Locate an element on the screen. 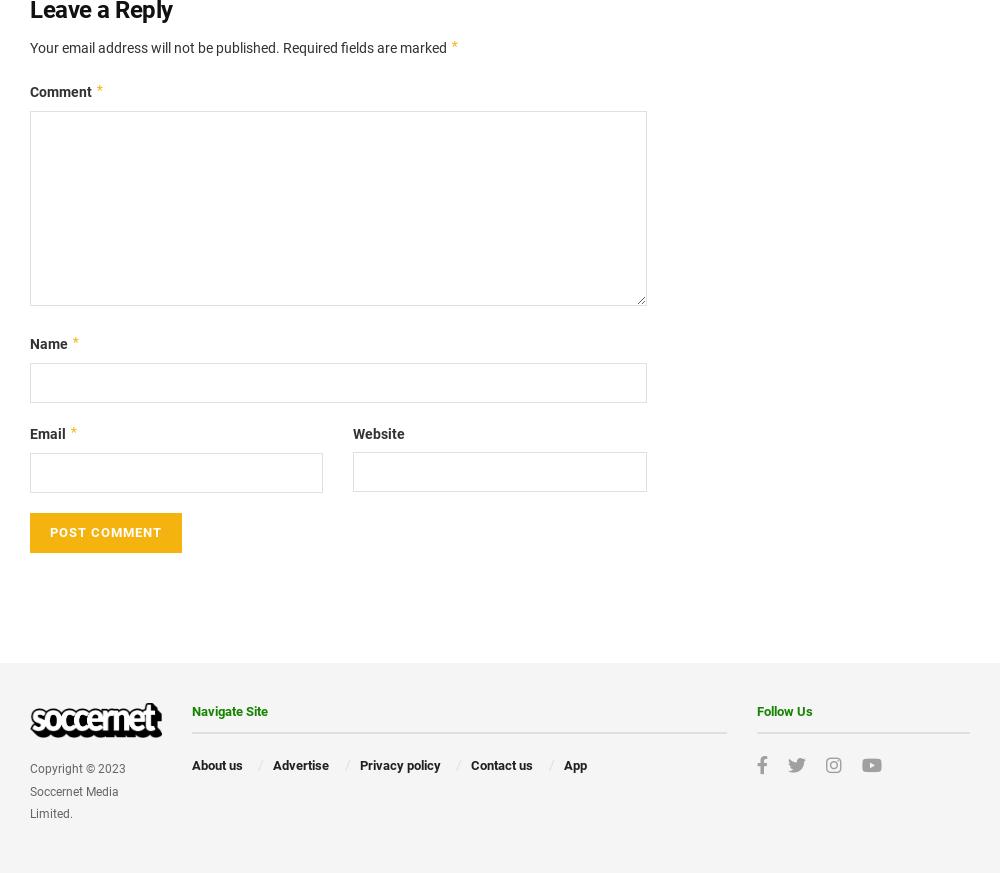 Image resolution: width=1000 pixels, height=873 pixels. 'Copyright © 2023 Soccernet Media Limited.' is located at coordinates (77, 791).